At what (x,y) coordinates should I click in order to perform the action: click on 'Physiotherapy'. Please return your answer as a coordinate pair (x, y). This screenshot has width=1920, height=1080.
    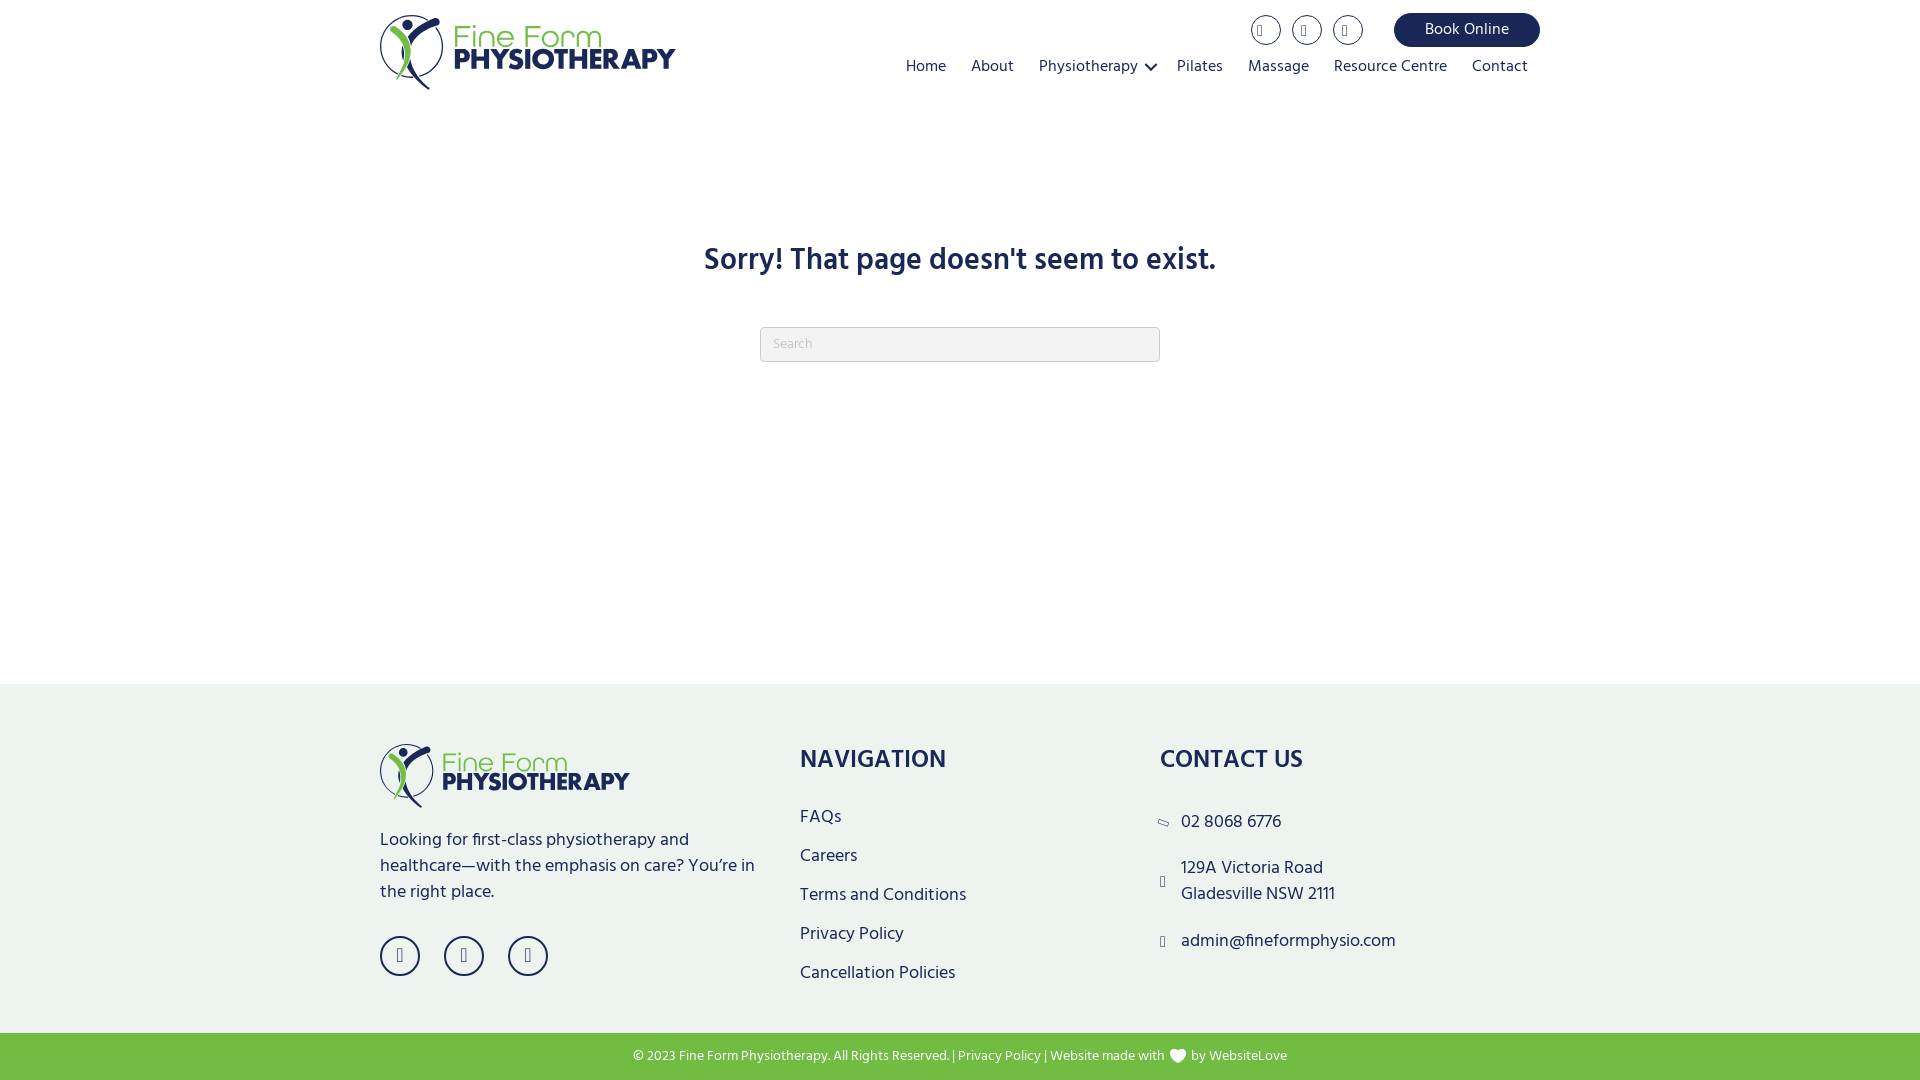
    Looking at the image, I should click on (1094, 65).